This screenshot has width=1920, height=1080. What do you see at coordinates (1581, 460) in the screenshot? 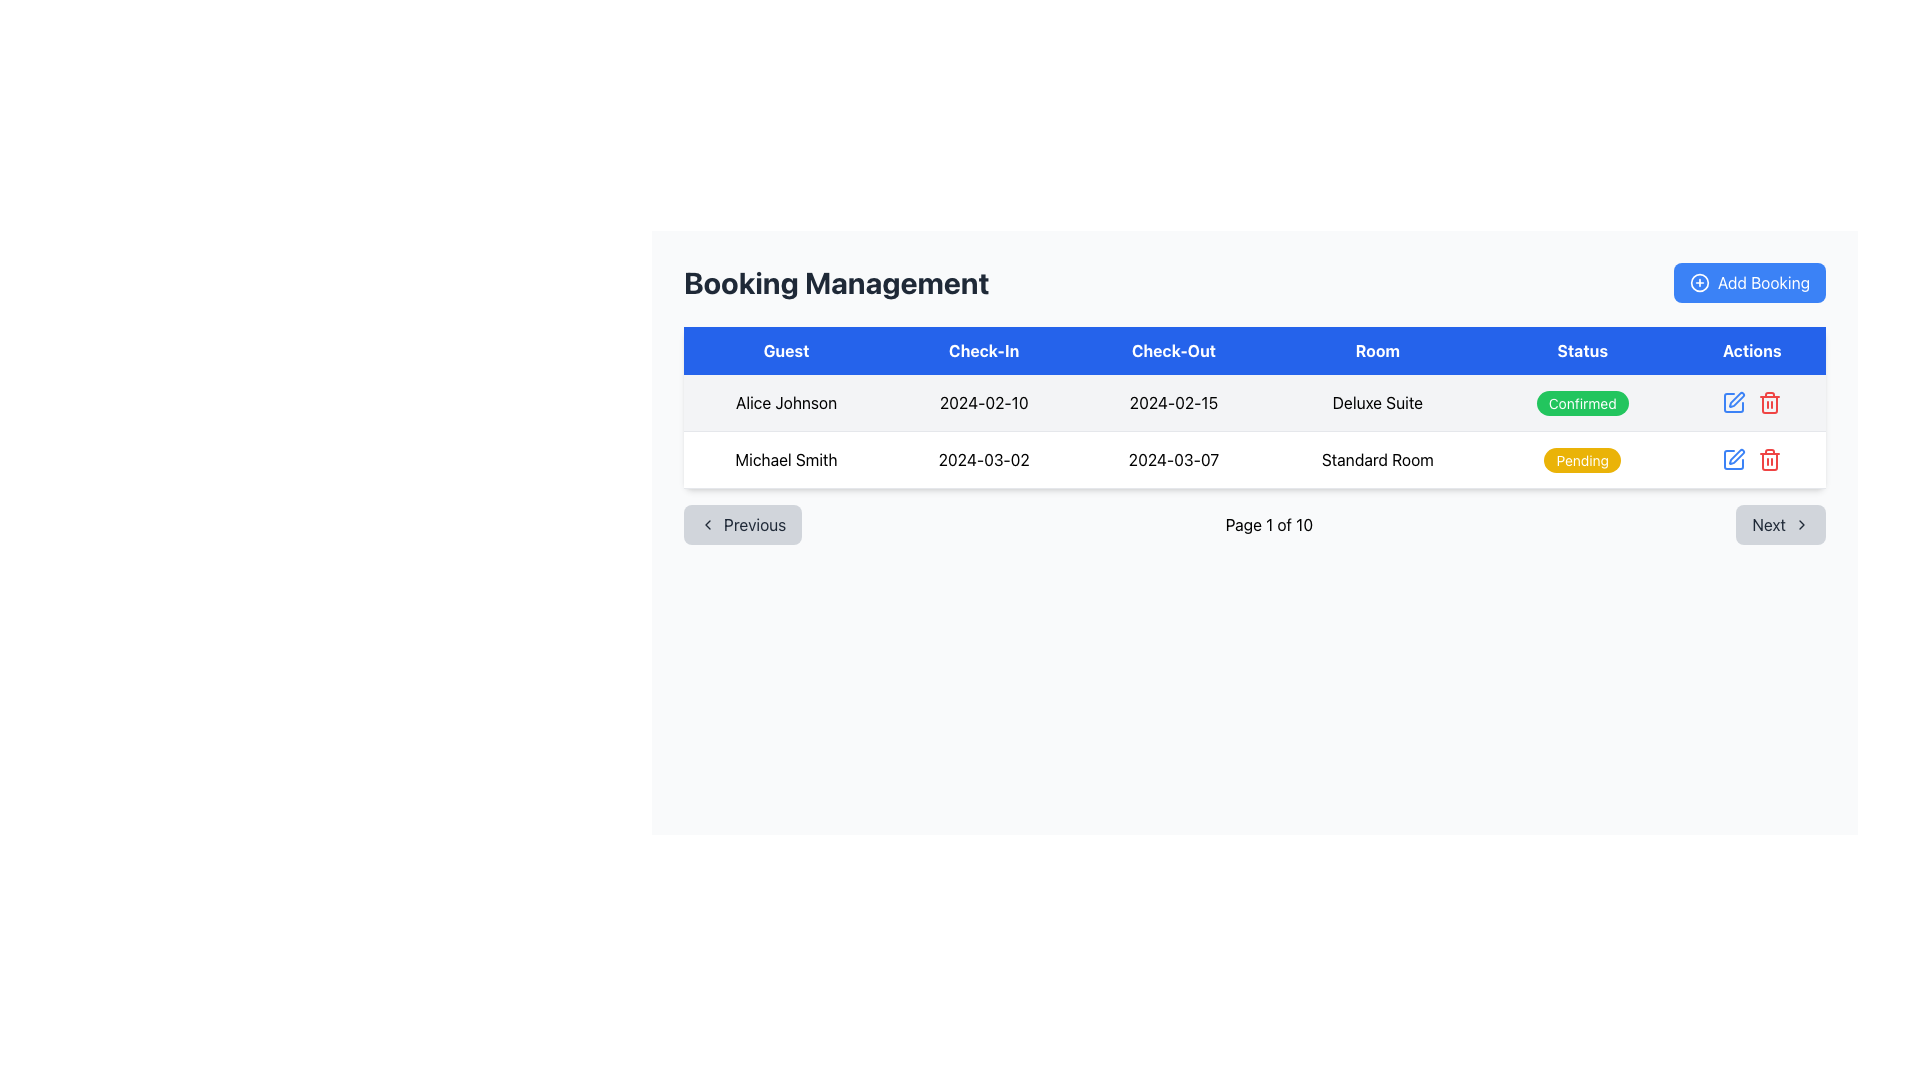
I see `the status label in the 'Status' column of the second row in the table, which indicates the current booking status and is surrounded by 'Standard Room' text and action buttons` at bounding box center [1581, 460].